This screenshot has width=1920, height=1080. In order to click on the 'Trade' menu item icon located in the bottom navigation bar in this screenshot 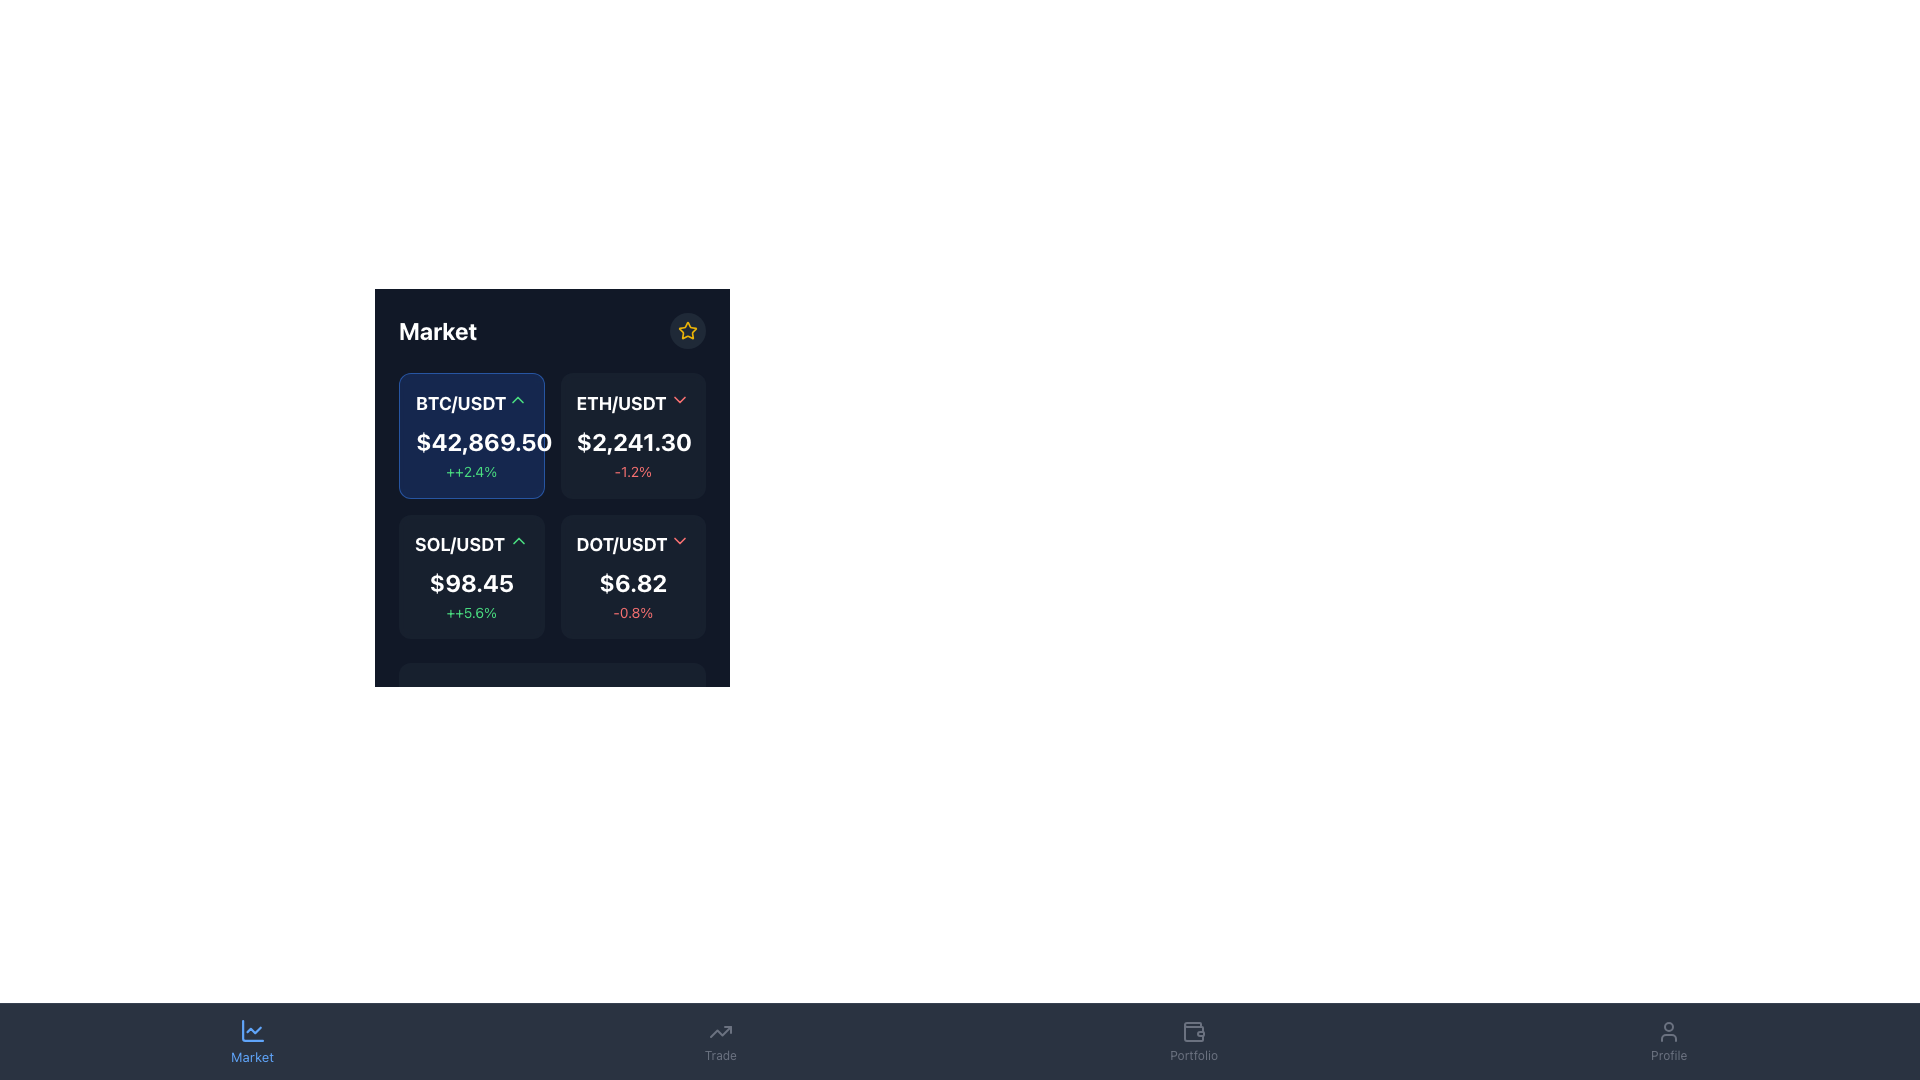, I will do `click(720, 1032)`.